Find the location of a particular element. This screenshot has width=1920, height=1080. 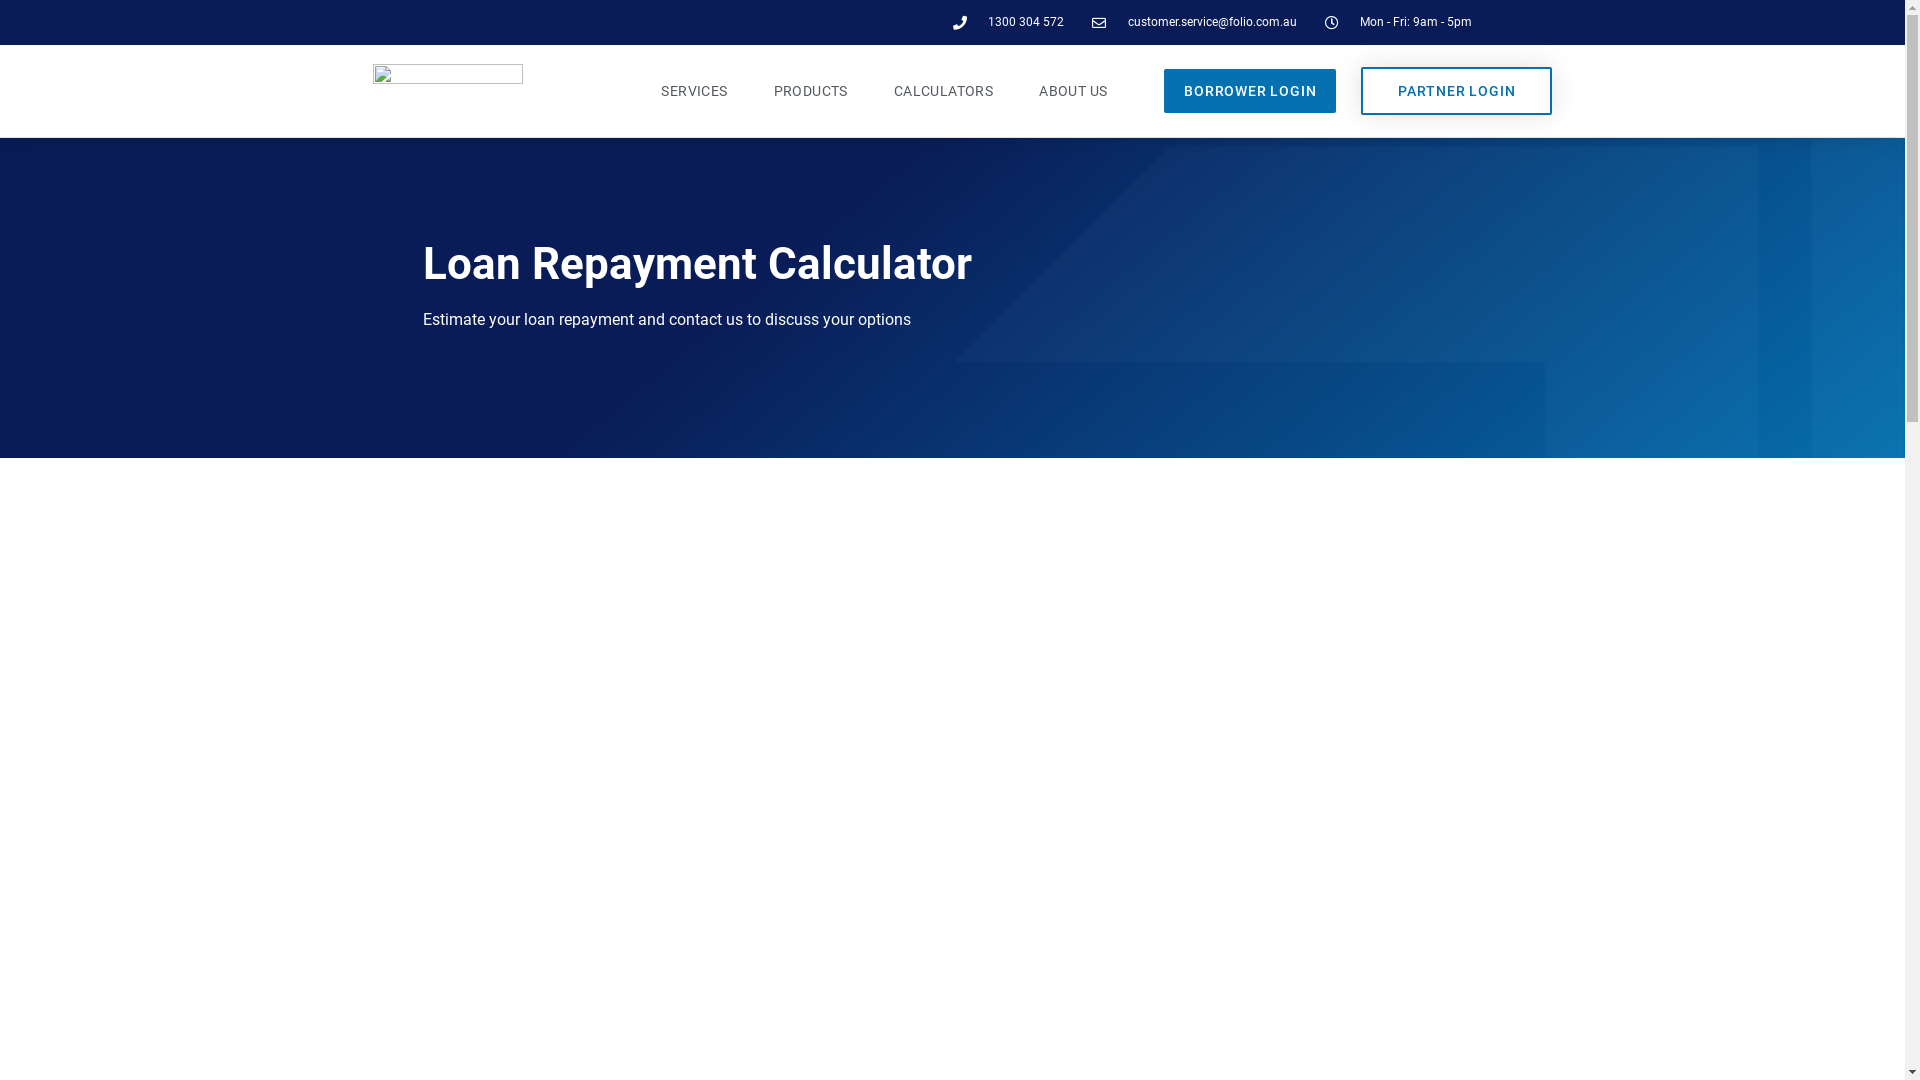

'PRODUCTS' is located at coordinates (811, 91).